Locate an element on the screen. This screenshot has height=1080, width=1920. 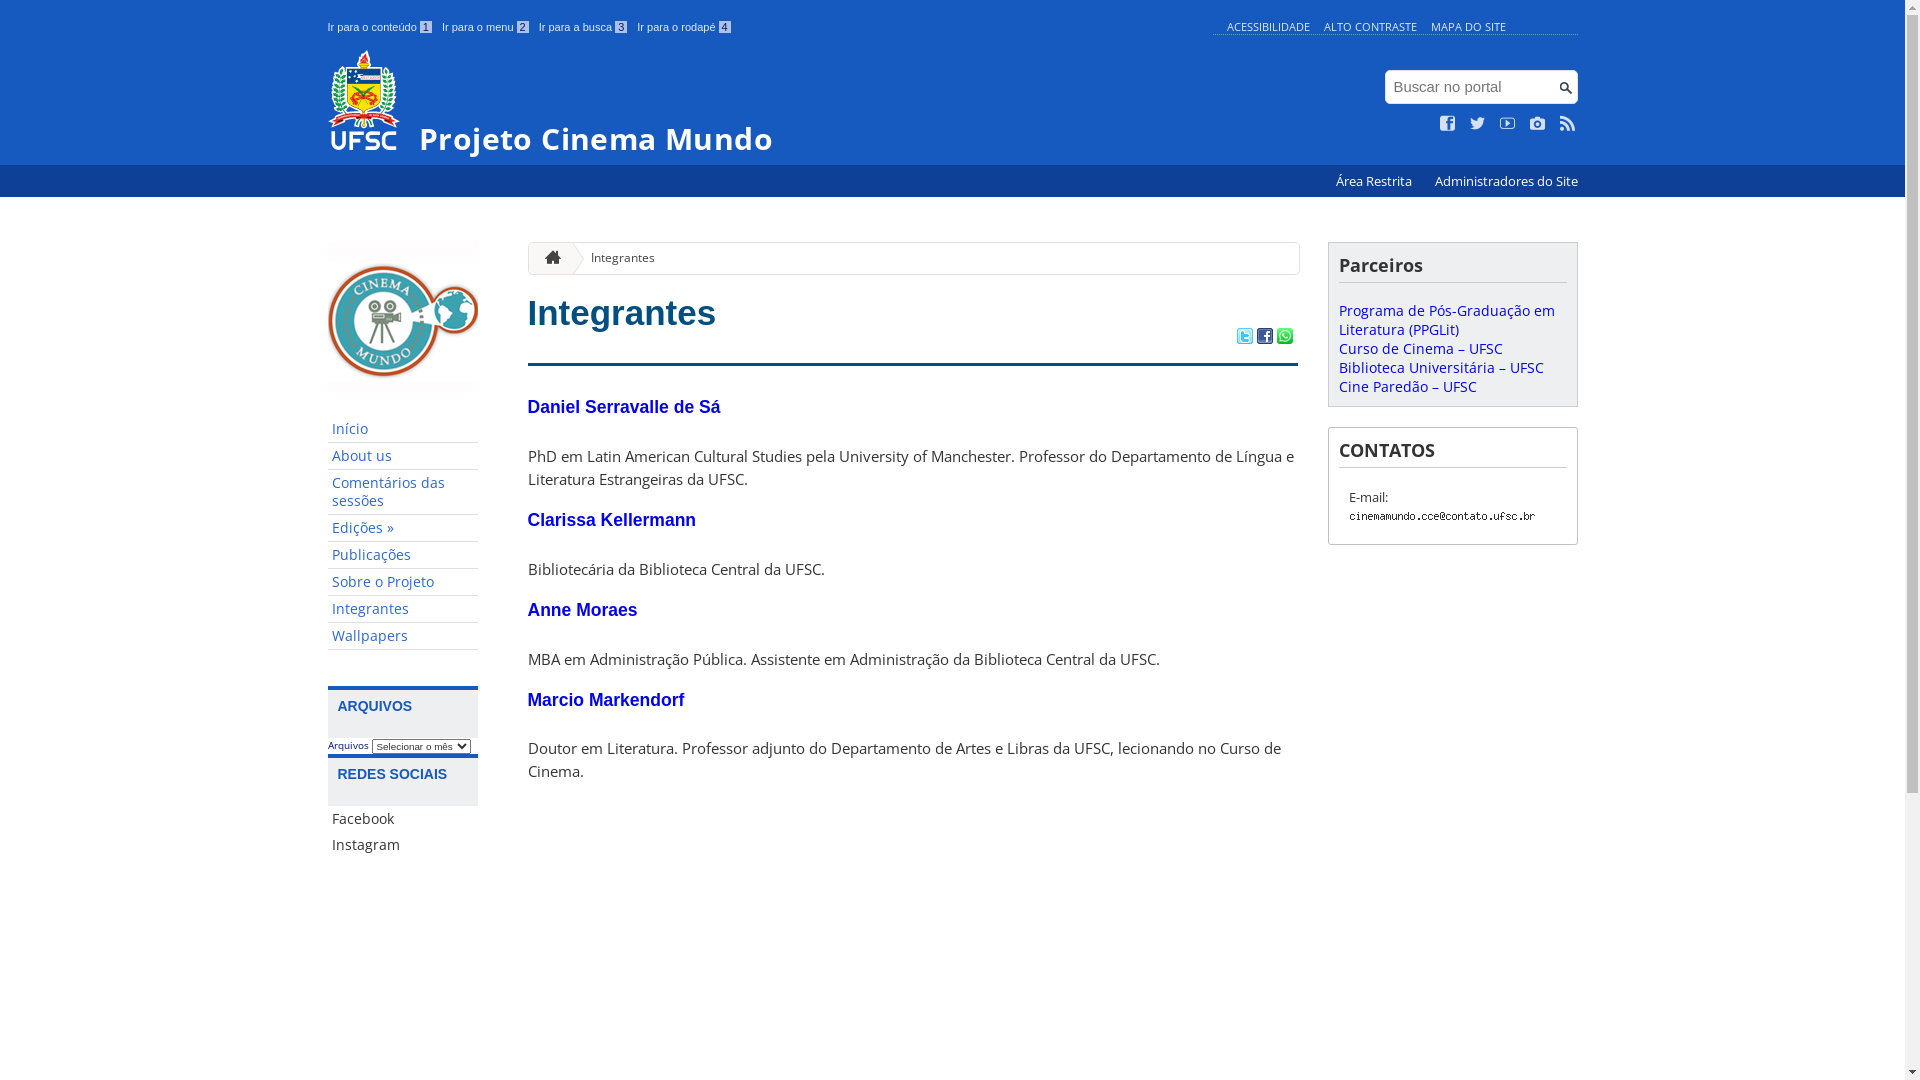
'About us' is located at coordinates (402, 456).